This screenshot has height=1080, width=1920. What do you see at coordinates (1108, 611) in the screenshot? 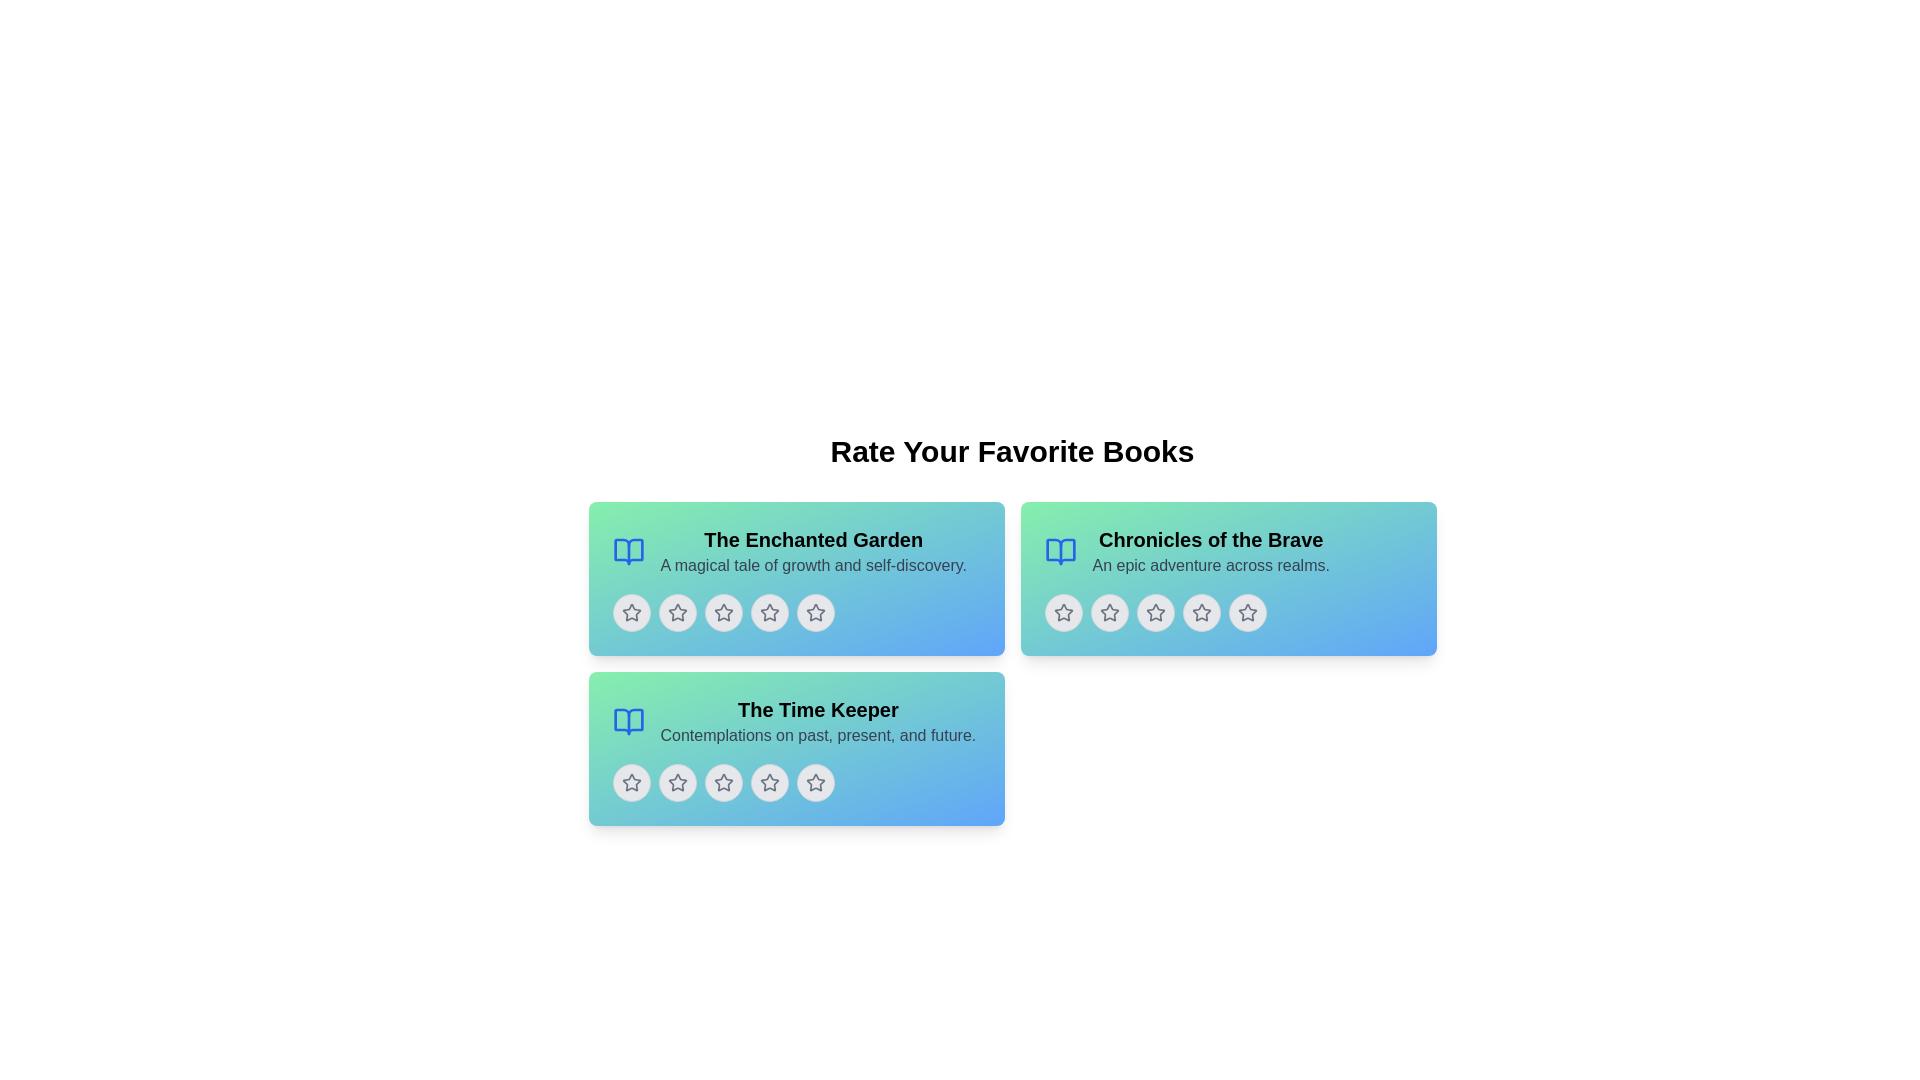
I see `the second star icon` at bounding box center [1108, 611].